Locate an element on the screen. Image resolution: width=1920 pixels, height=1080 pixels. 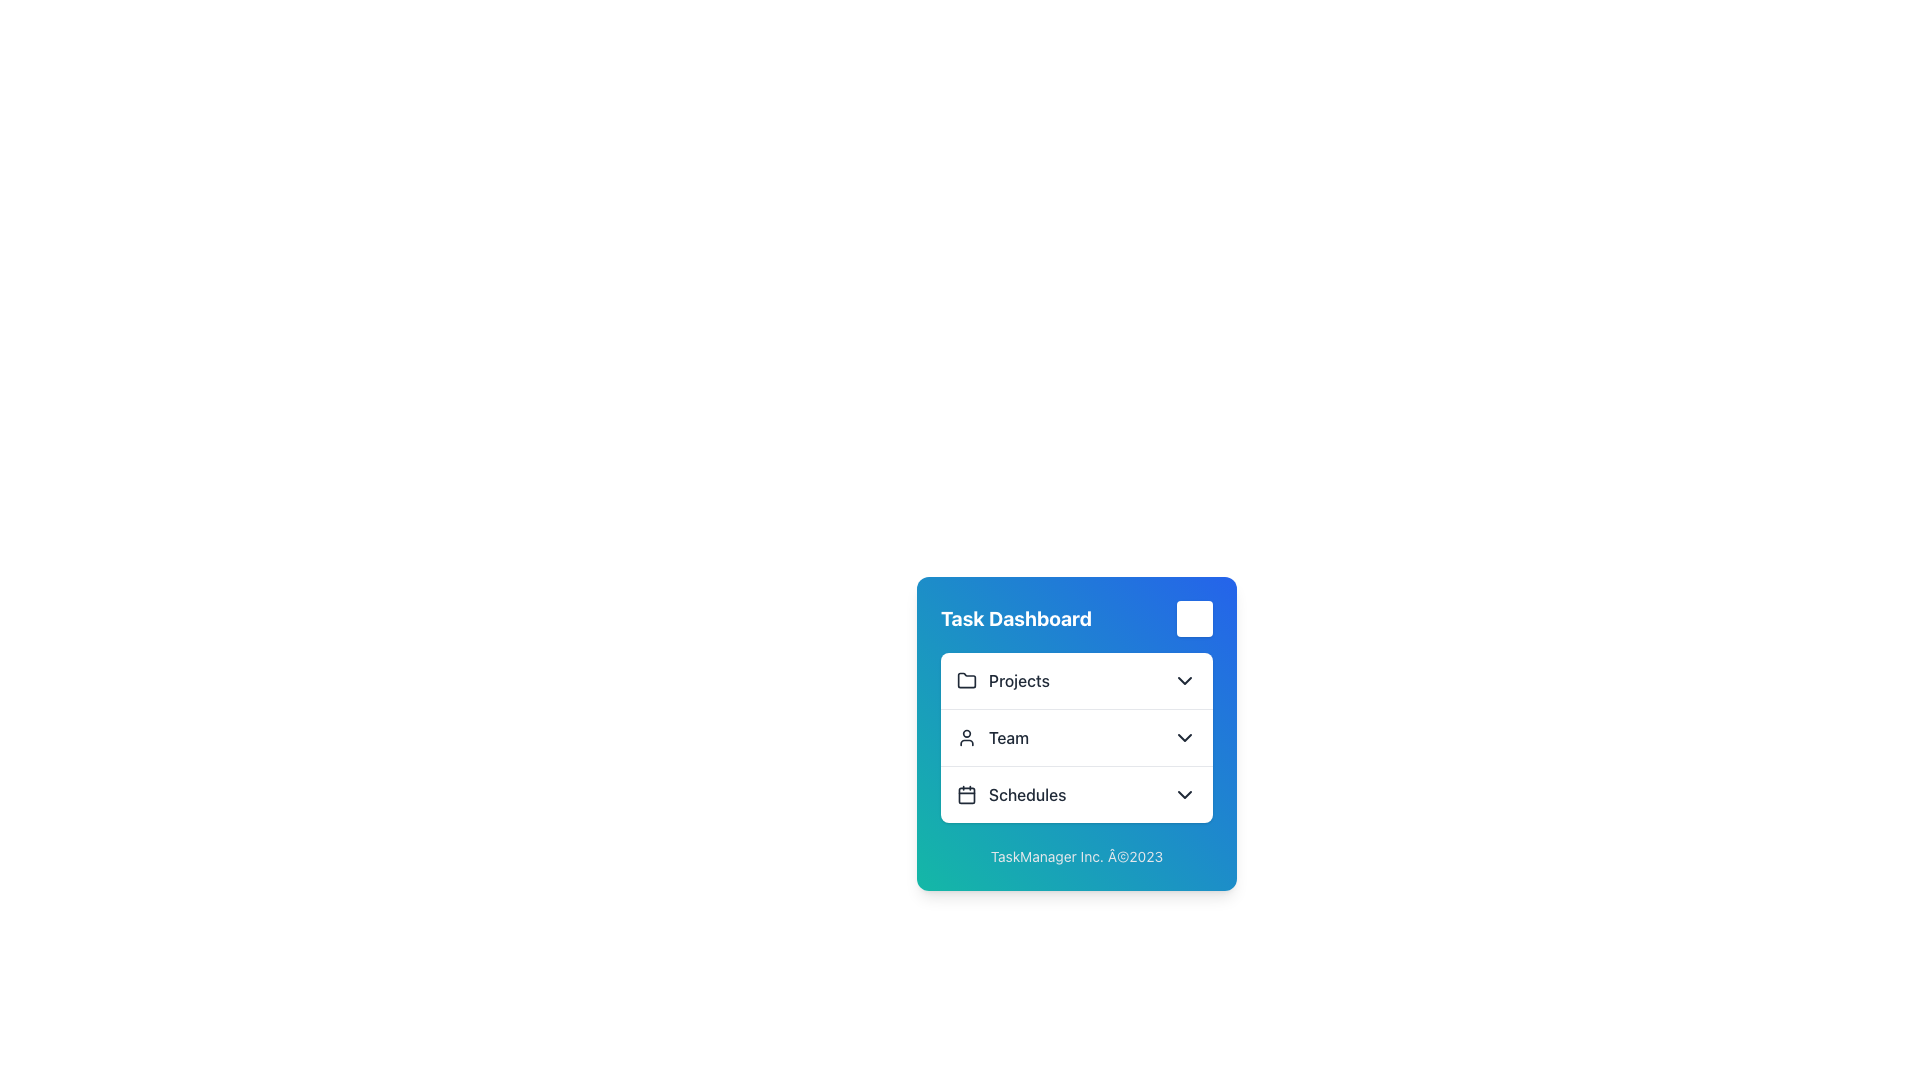
the second item in the list of the 'Task Dashboard' card, which represents a selectable menu option for the 'Team' section is located at coordinates (1075, 737).